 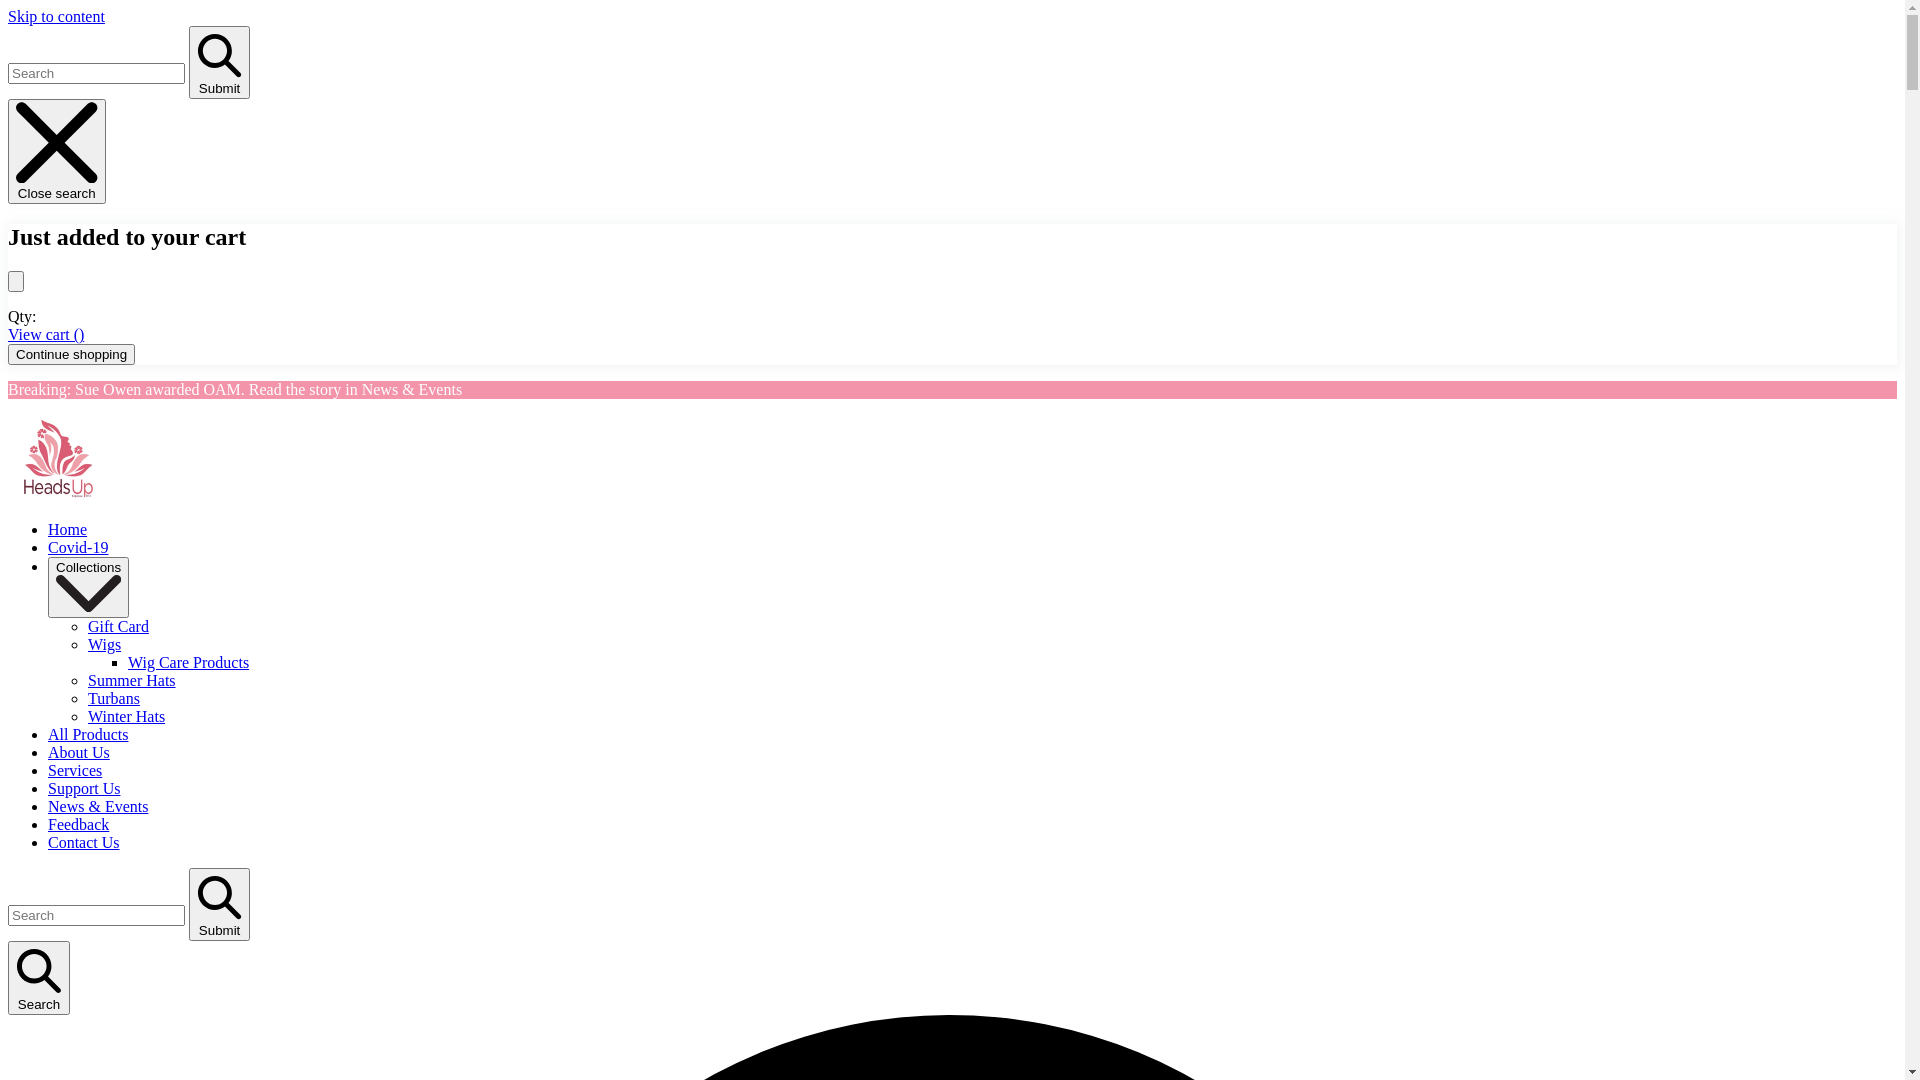 What do you see at coordinates (75, 769) in the screenshot?
I see `'Services'` at bounding box center [75, 769].